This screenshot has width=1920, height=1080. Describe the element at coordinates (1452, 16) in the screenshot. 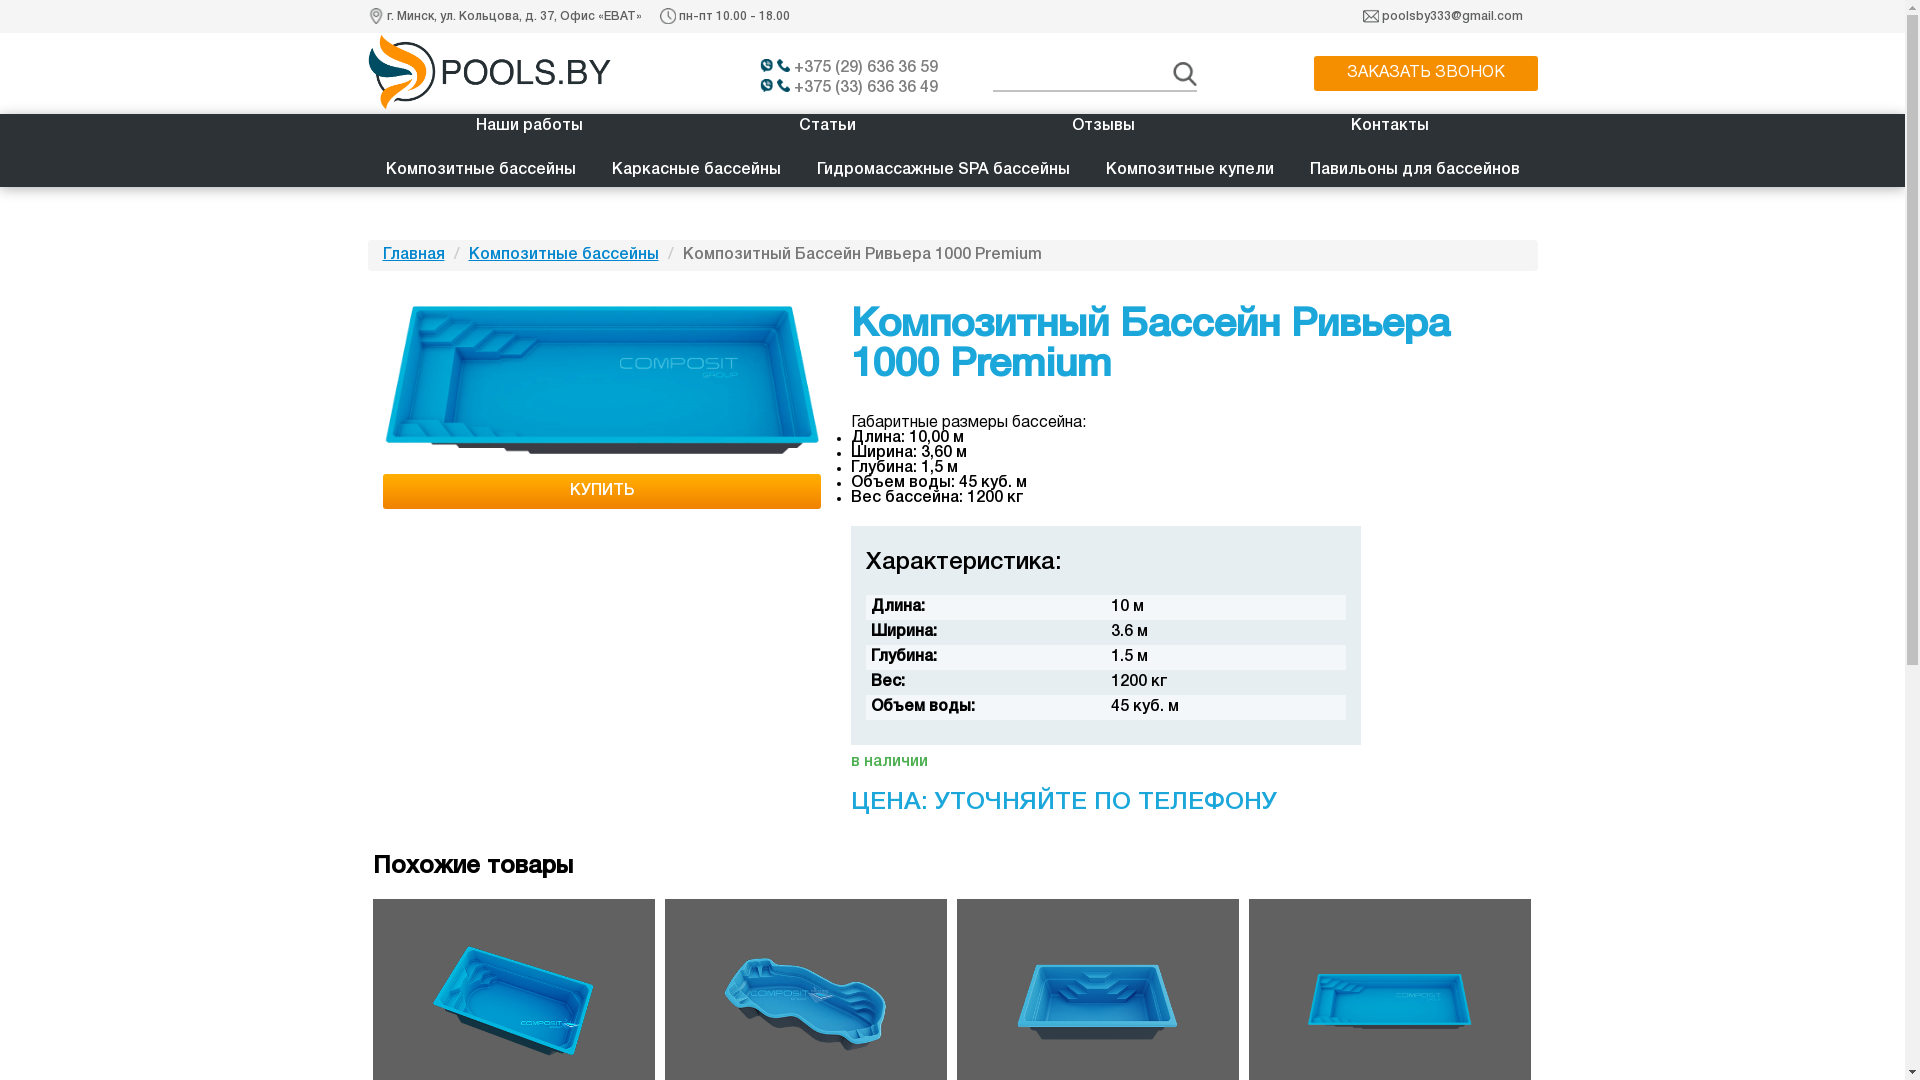

I see `'poolsby333@gmail.com'` at that location.